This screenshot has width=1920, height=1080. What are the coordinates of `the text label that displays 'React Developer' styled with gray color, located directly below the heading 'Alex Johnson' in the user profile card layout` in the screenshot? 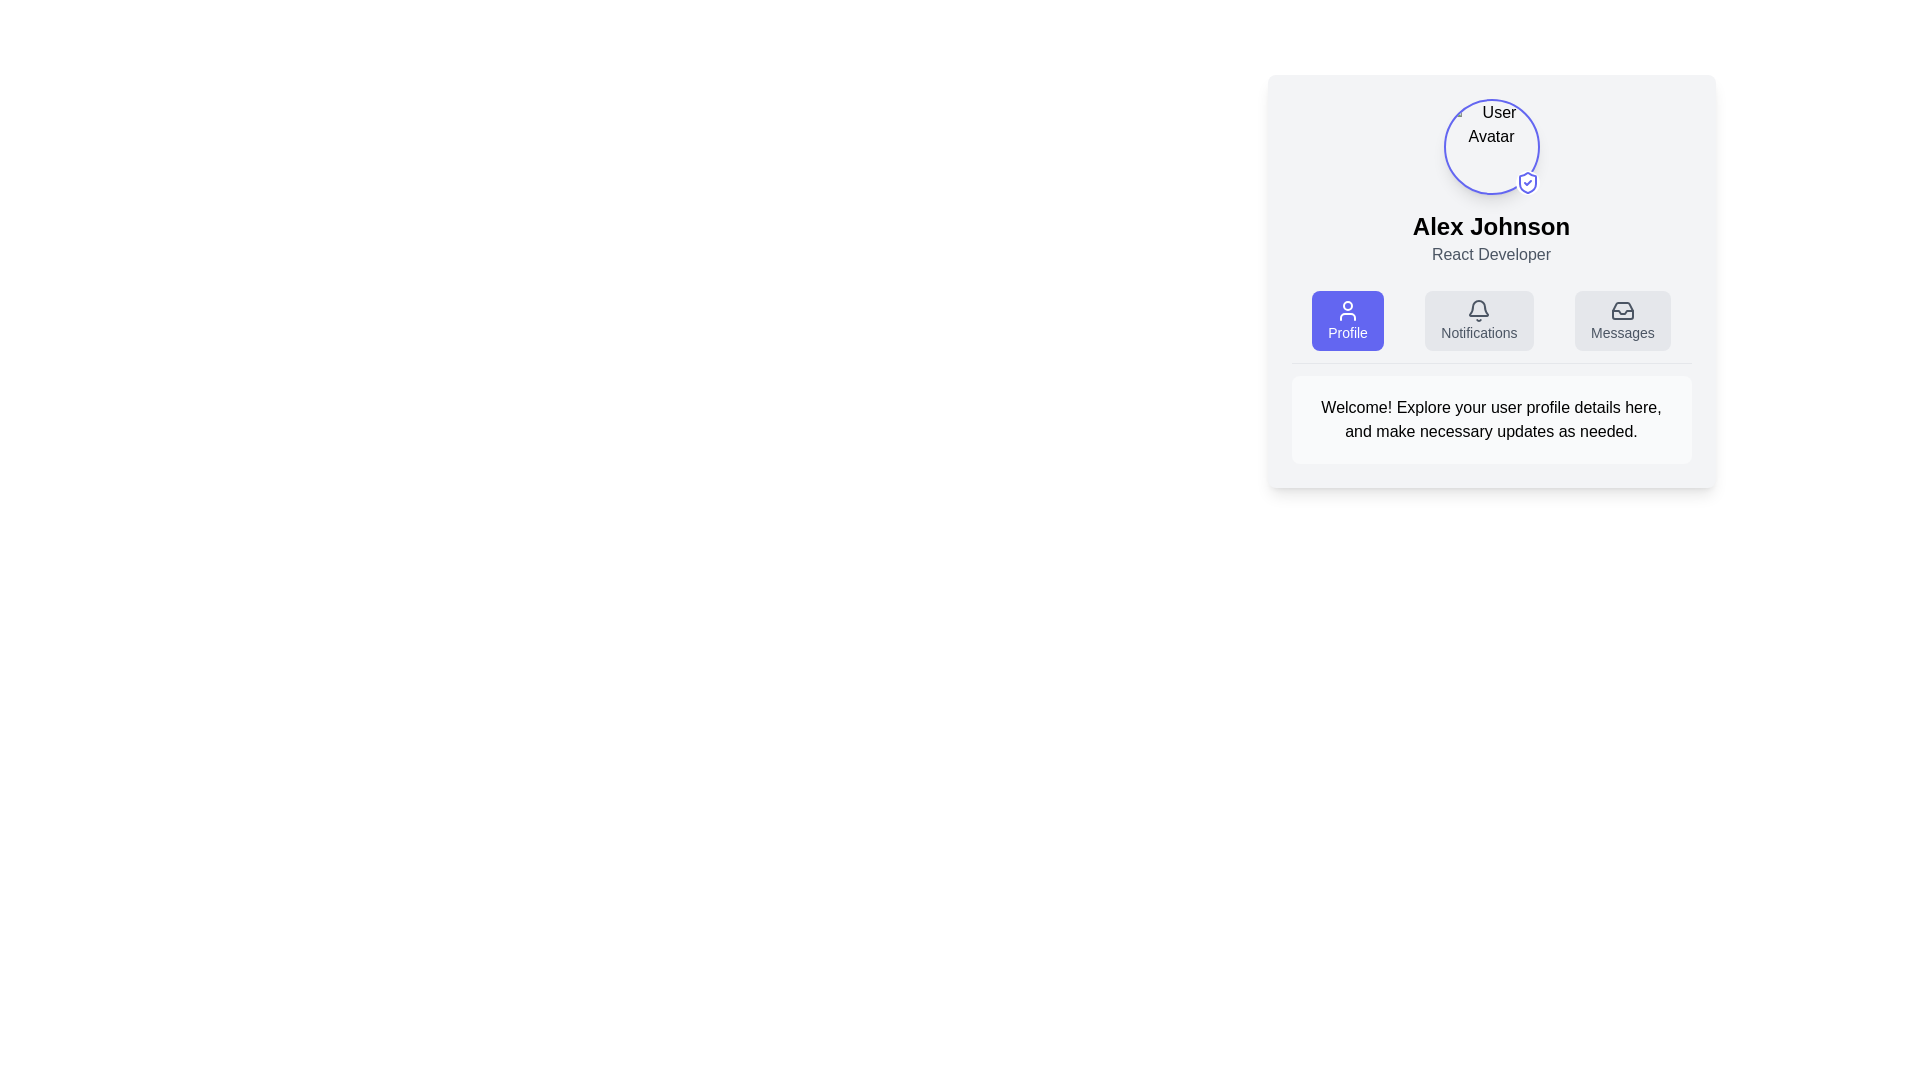 It's located at (1491, 253).